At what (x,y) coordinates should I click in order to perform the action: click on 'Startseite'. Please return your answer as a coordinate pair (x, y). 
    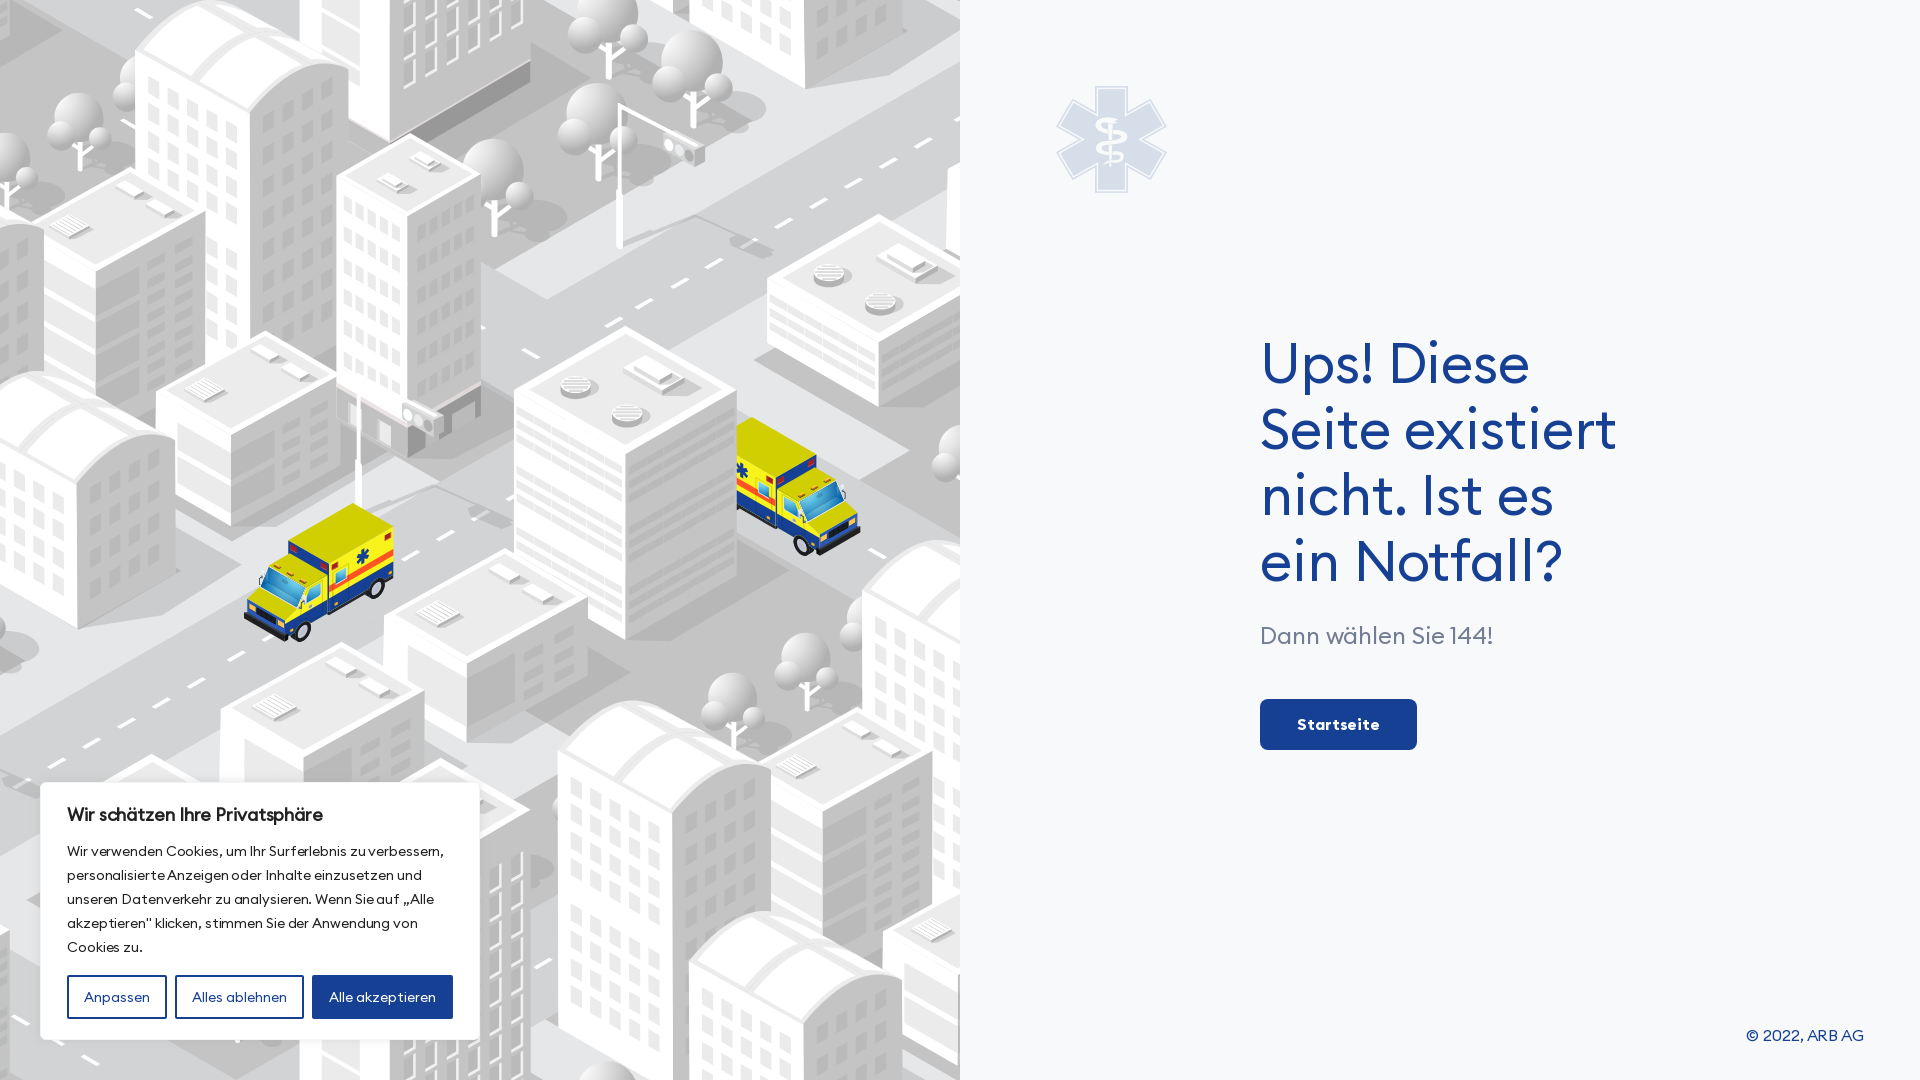
    Looking at the image, I should click on (1338, 724).